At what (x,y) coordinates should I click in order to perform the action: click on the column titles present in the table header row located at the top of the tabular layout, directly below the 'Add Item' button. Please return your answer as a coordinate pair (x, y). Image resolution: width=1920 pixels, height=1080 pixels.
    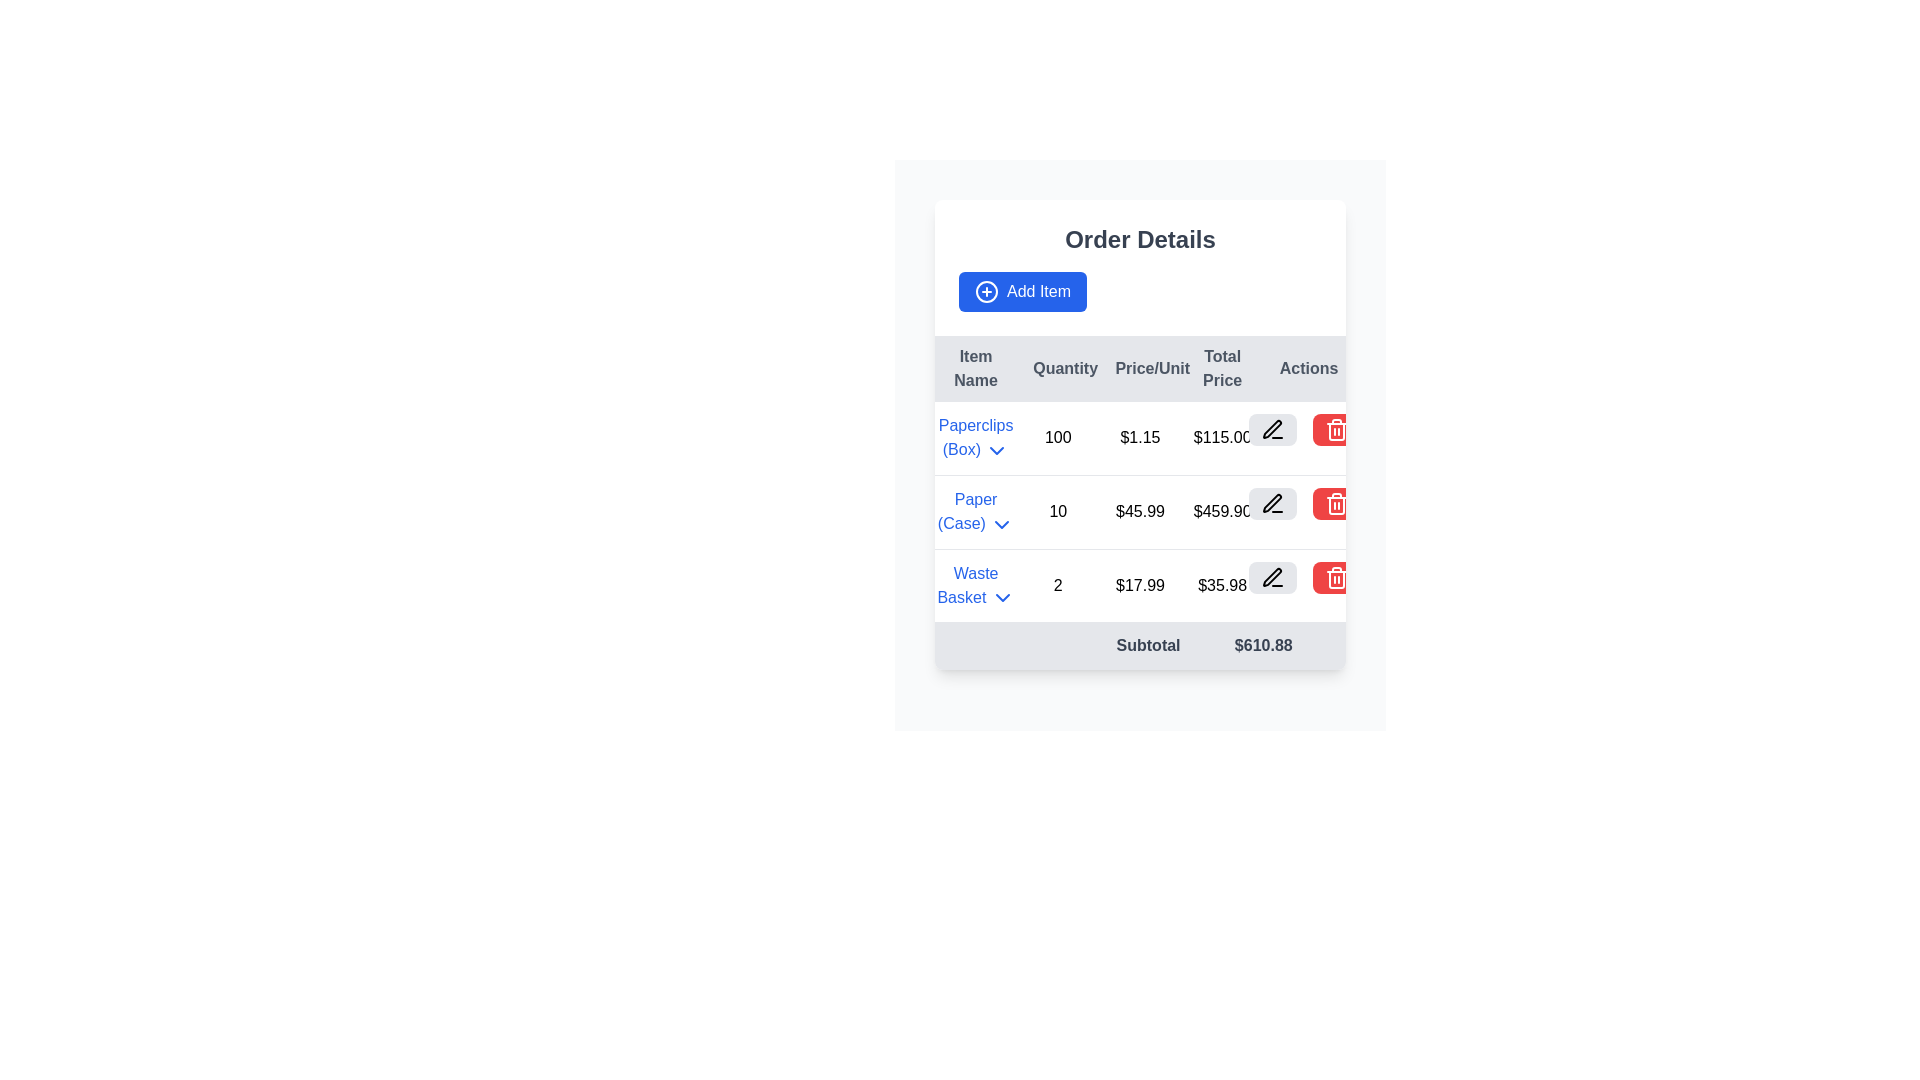
    Looking at the image, I should click on (1140, 369).